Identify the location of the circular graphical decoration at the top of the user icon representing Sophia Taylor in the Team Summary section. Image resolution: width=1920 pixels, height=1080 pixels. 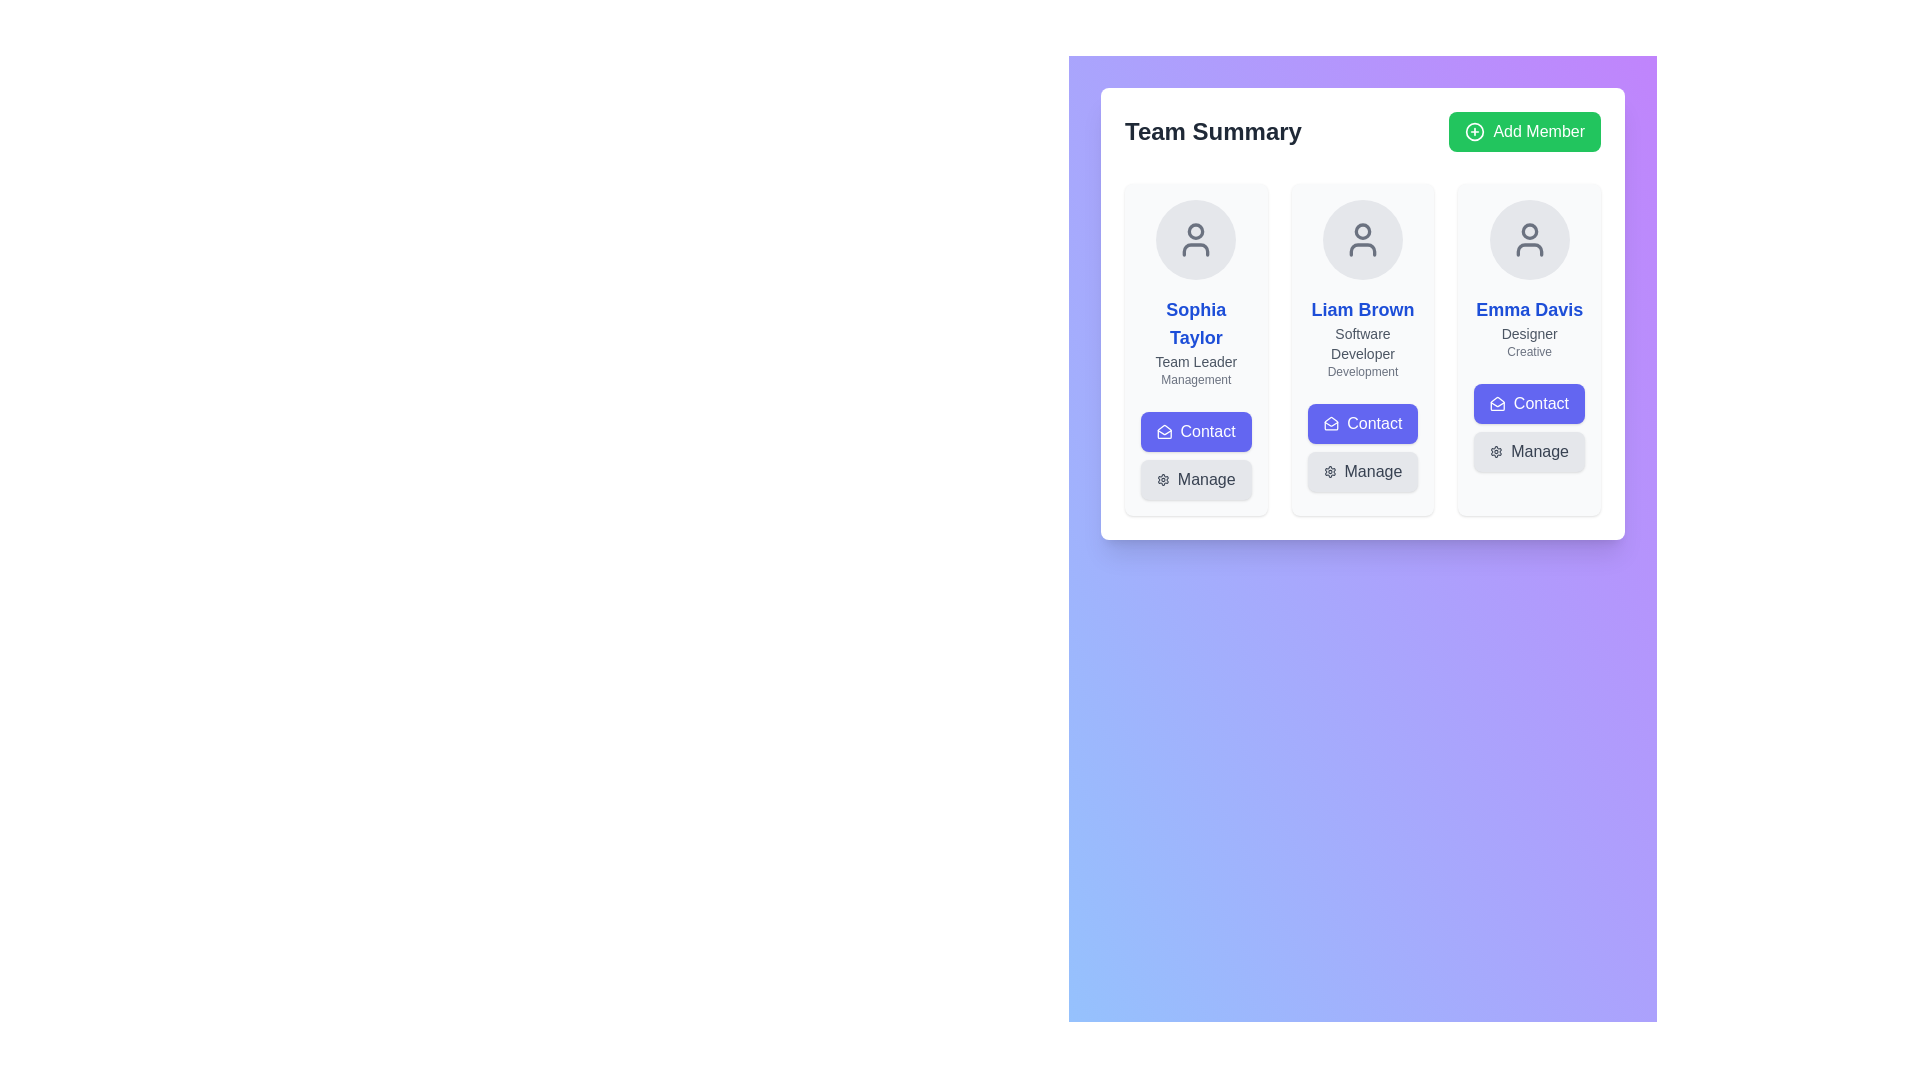
(1196, 230).